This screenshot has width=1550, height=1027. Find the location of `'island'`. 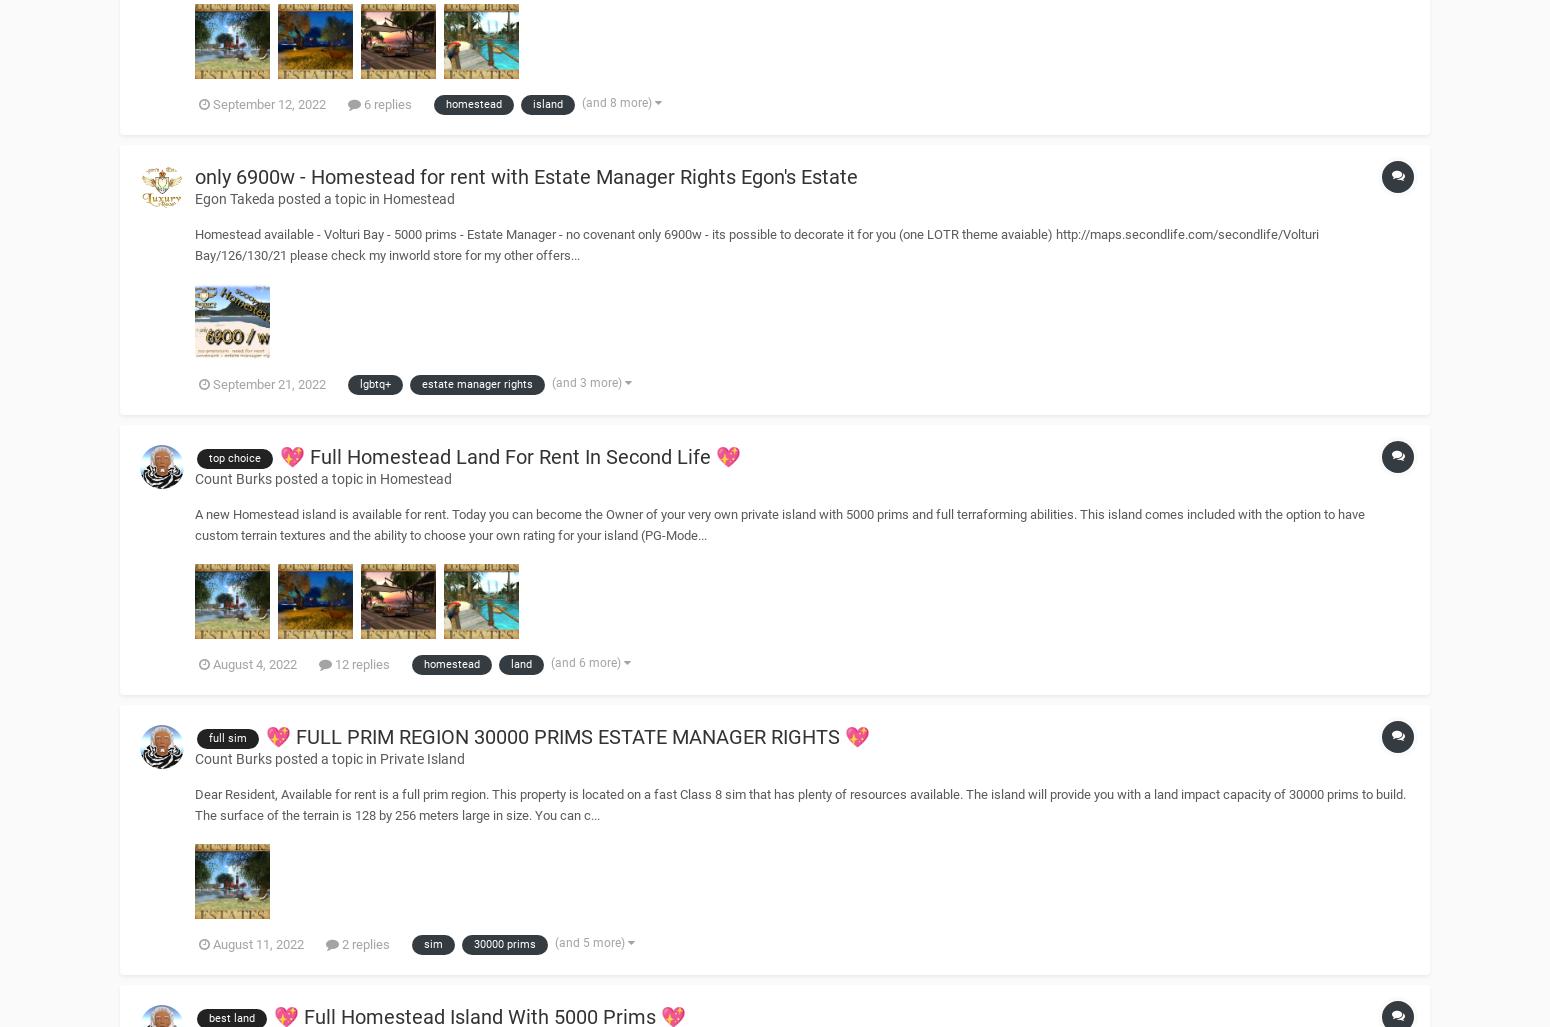

'island' is located at coordinates (532, 102).